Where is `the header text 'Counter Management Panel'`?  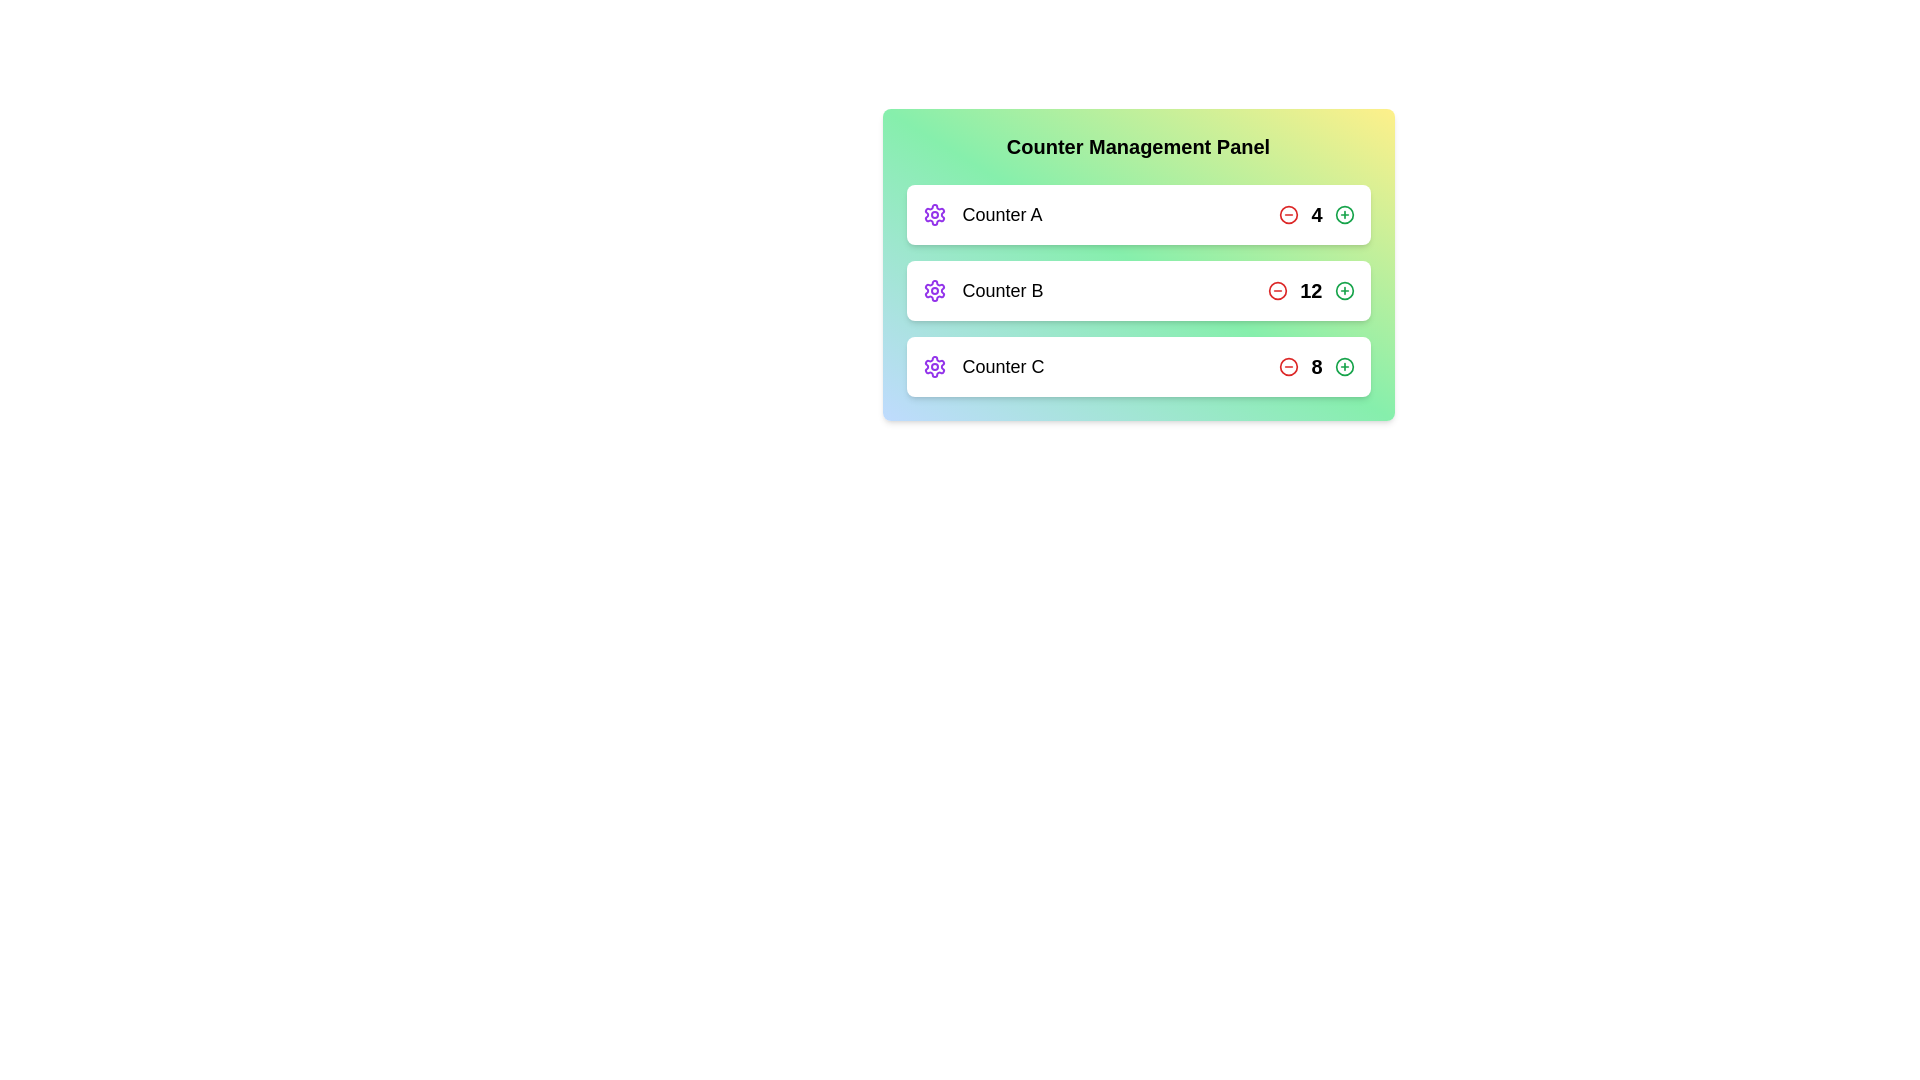 the header text 'Counter Management Panel' is located at coordinates (1138, 145).